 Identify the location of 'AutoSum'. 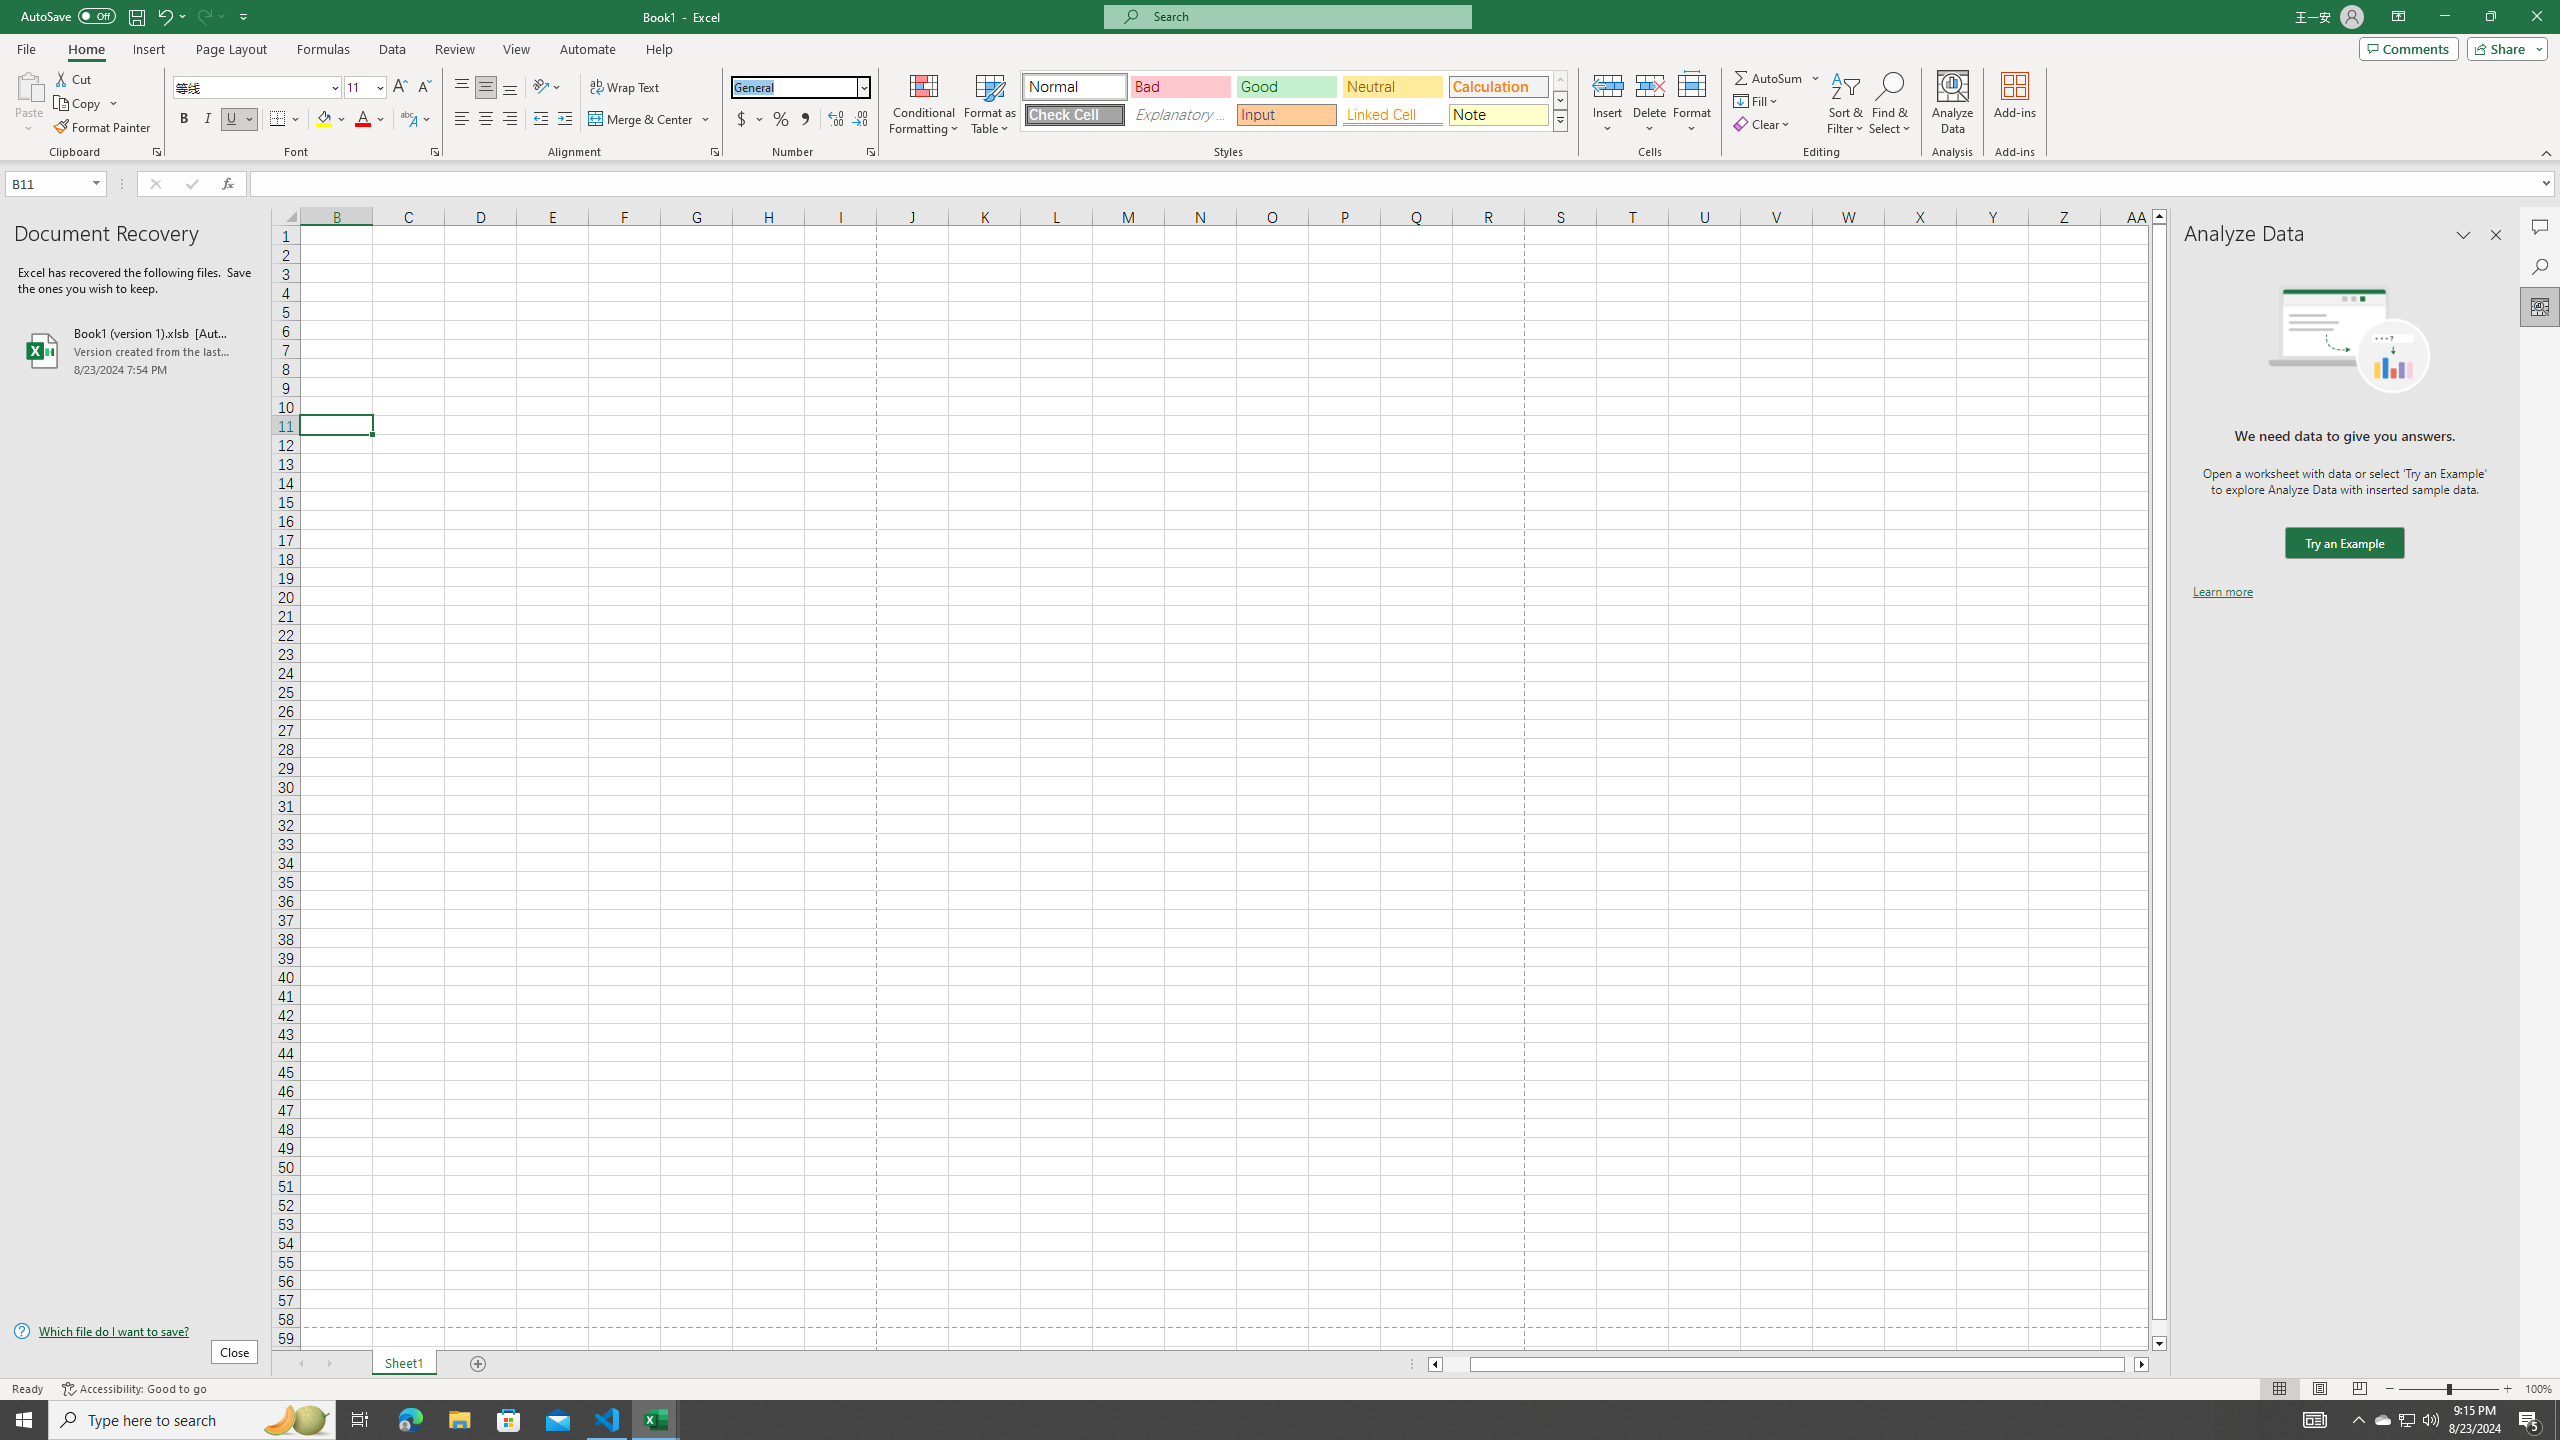
(1777, 77).